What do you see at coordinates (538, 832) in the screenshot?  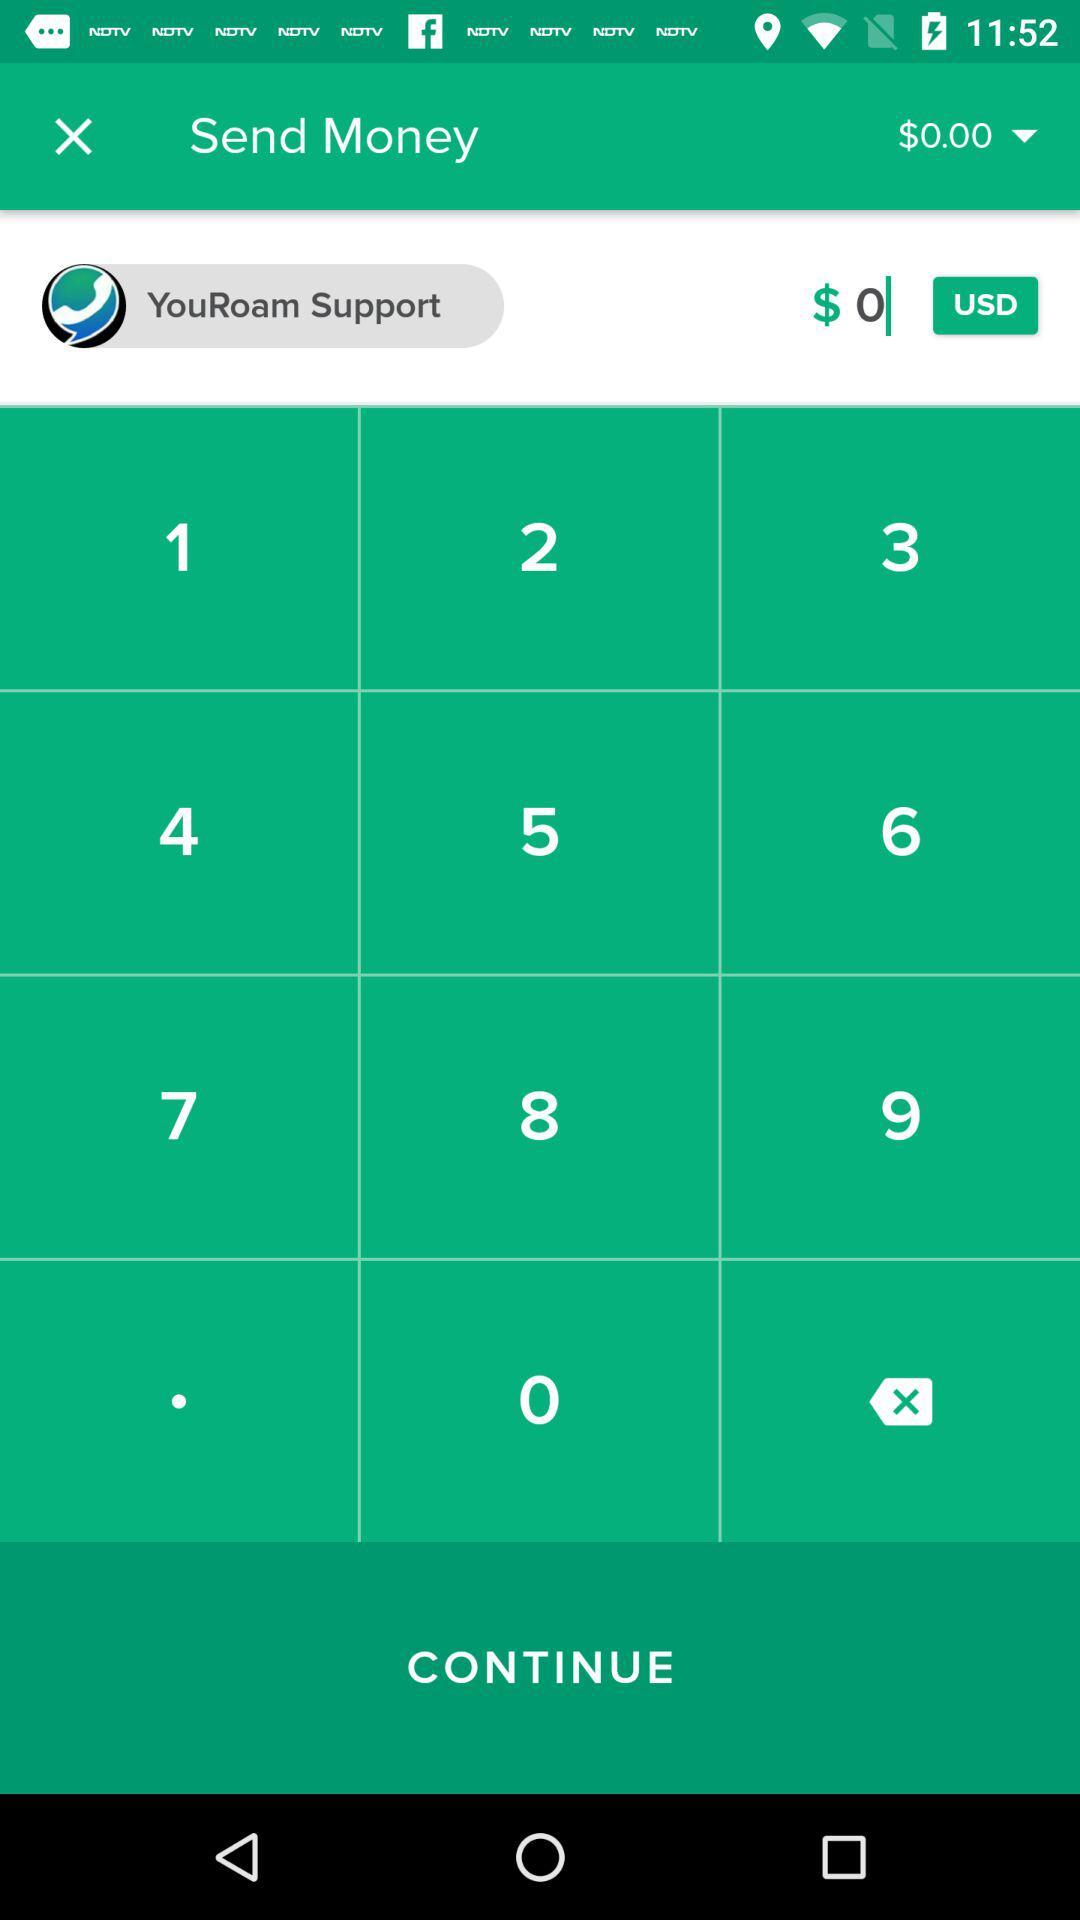 I see `the 5 item` at bounding box center [538, 832].